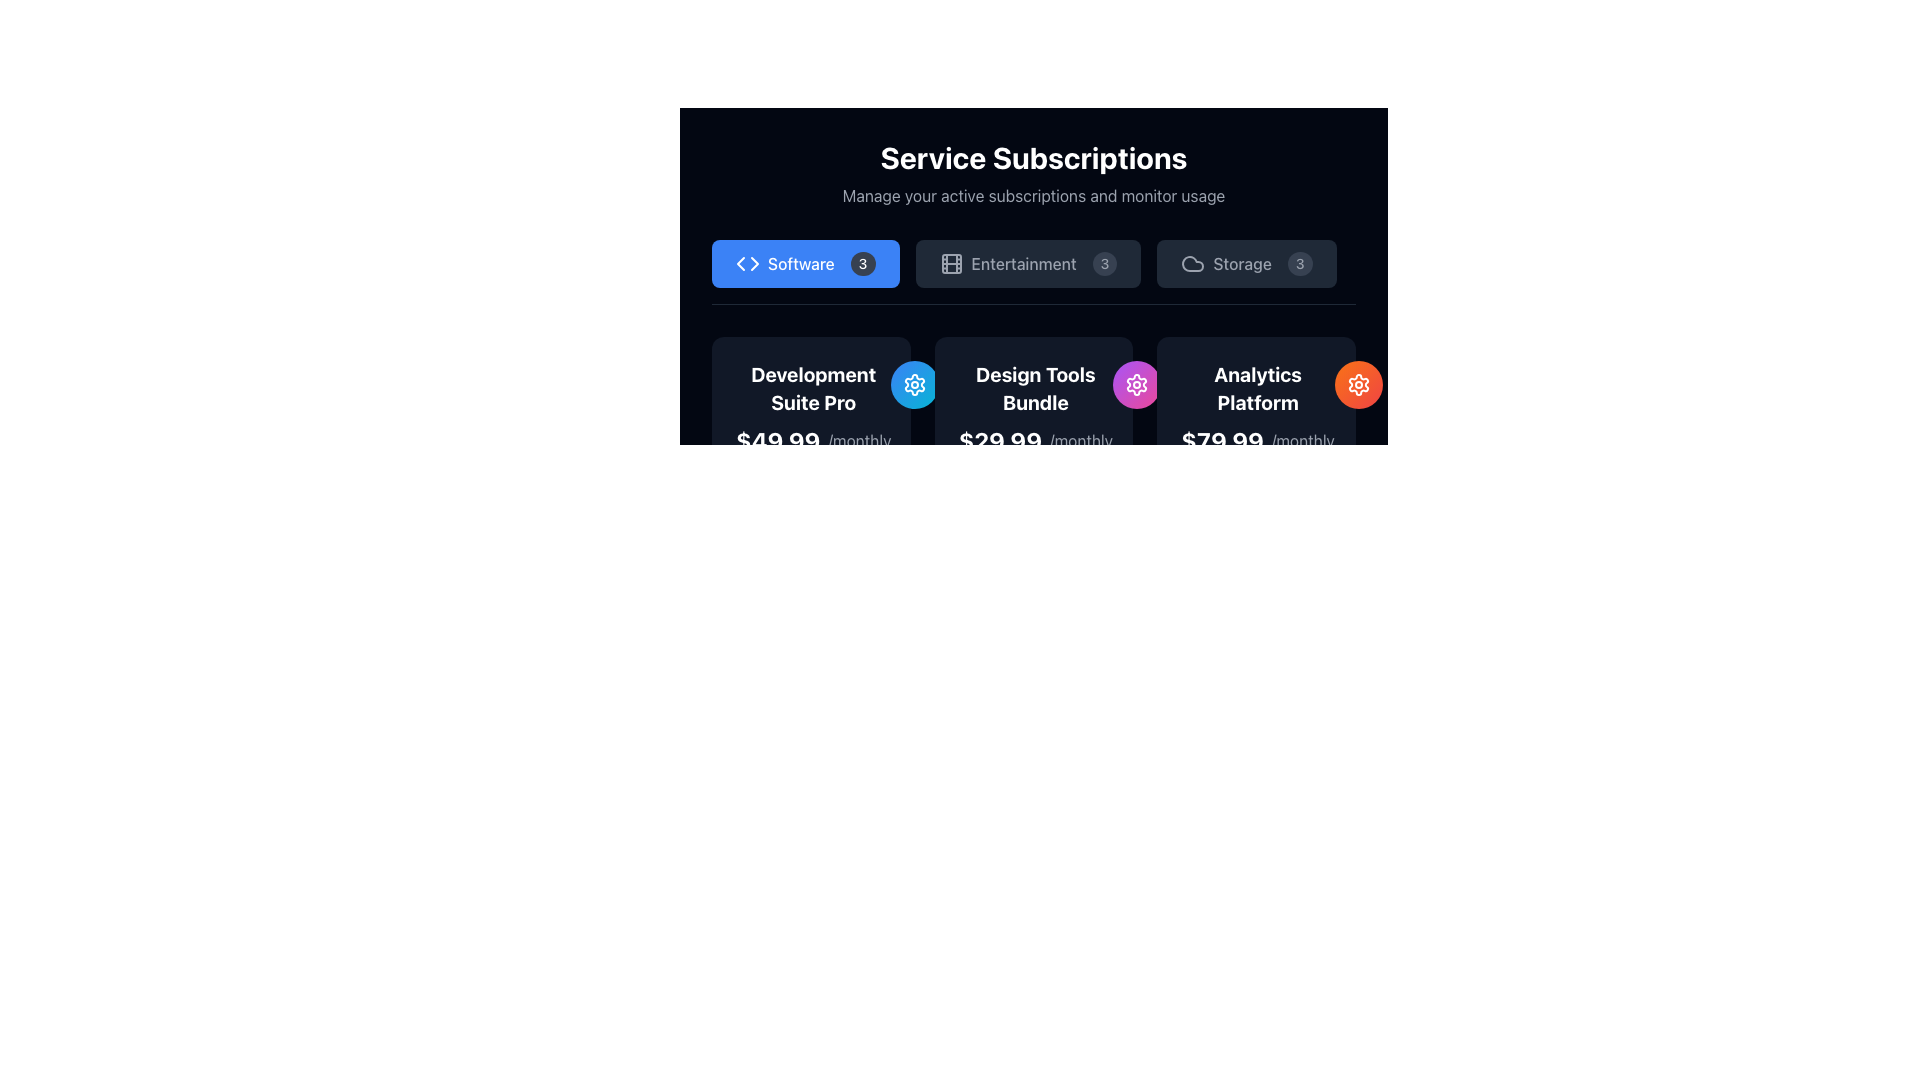 The width and height of the screenshot is (1920, 1080). Describe the element at coordinates (1246, 262) in the screenshot. I see `the 'Storage' button, which is a rectangular button with a dark gray background, a white cloud icon, and the text 'Storage' with a badge showing the number '3'` at that location.